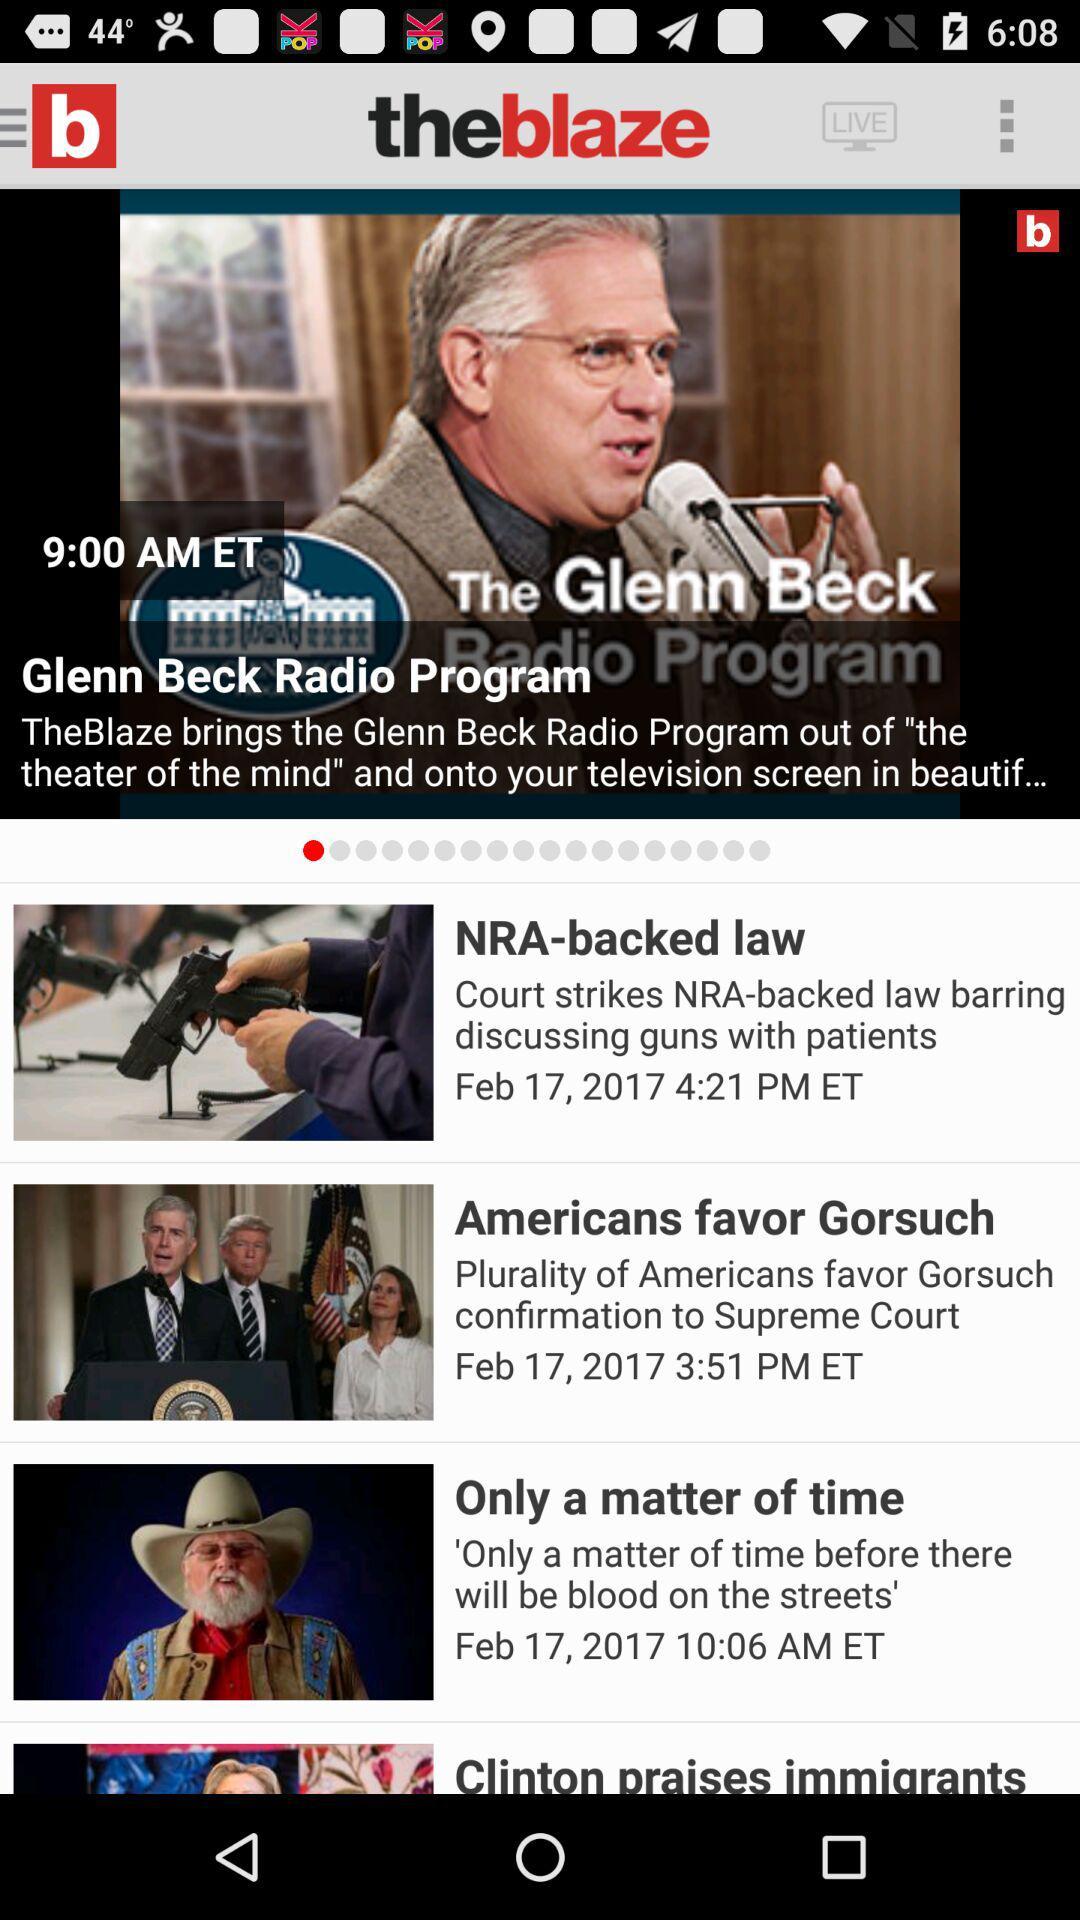 This screenshot has width=1080, height=1920. I want to click on the theblaze brings the item, so click(540, 750).